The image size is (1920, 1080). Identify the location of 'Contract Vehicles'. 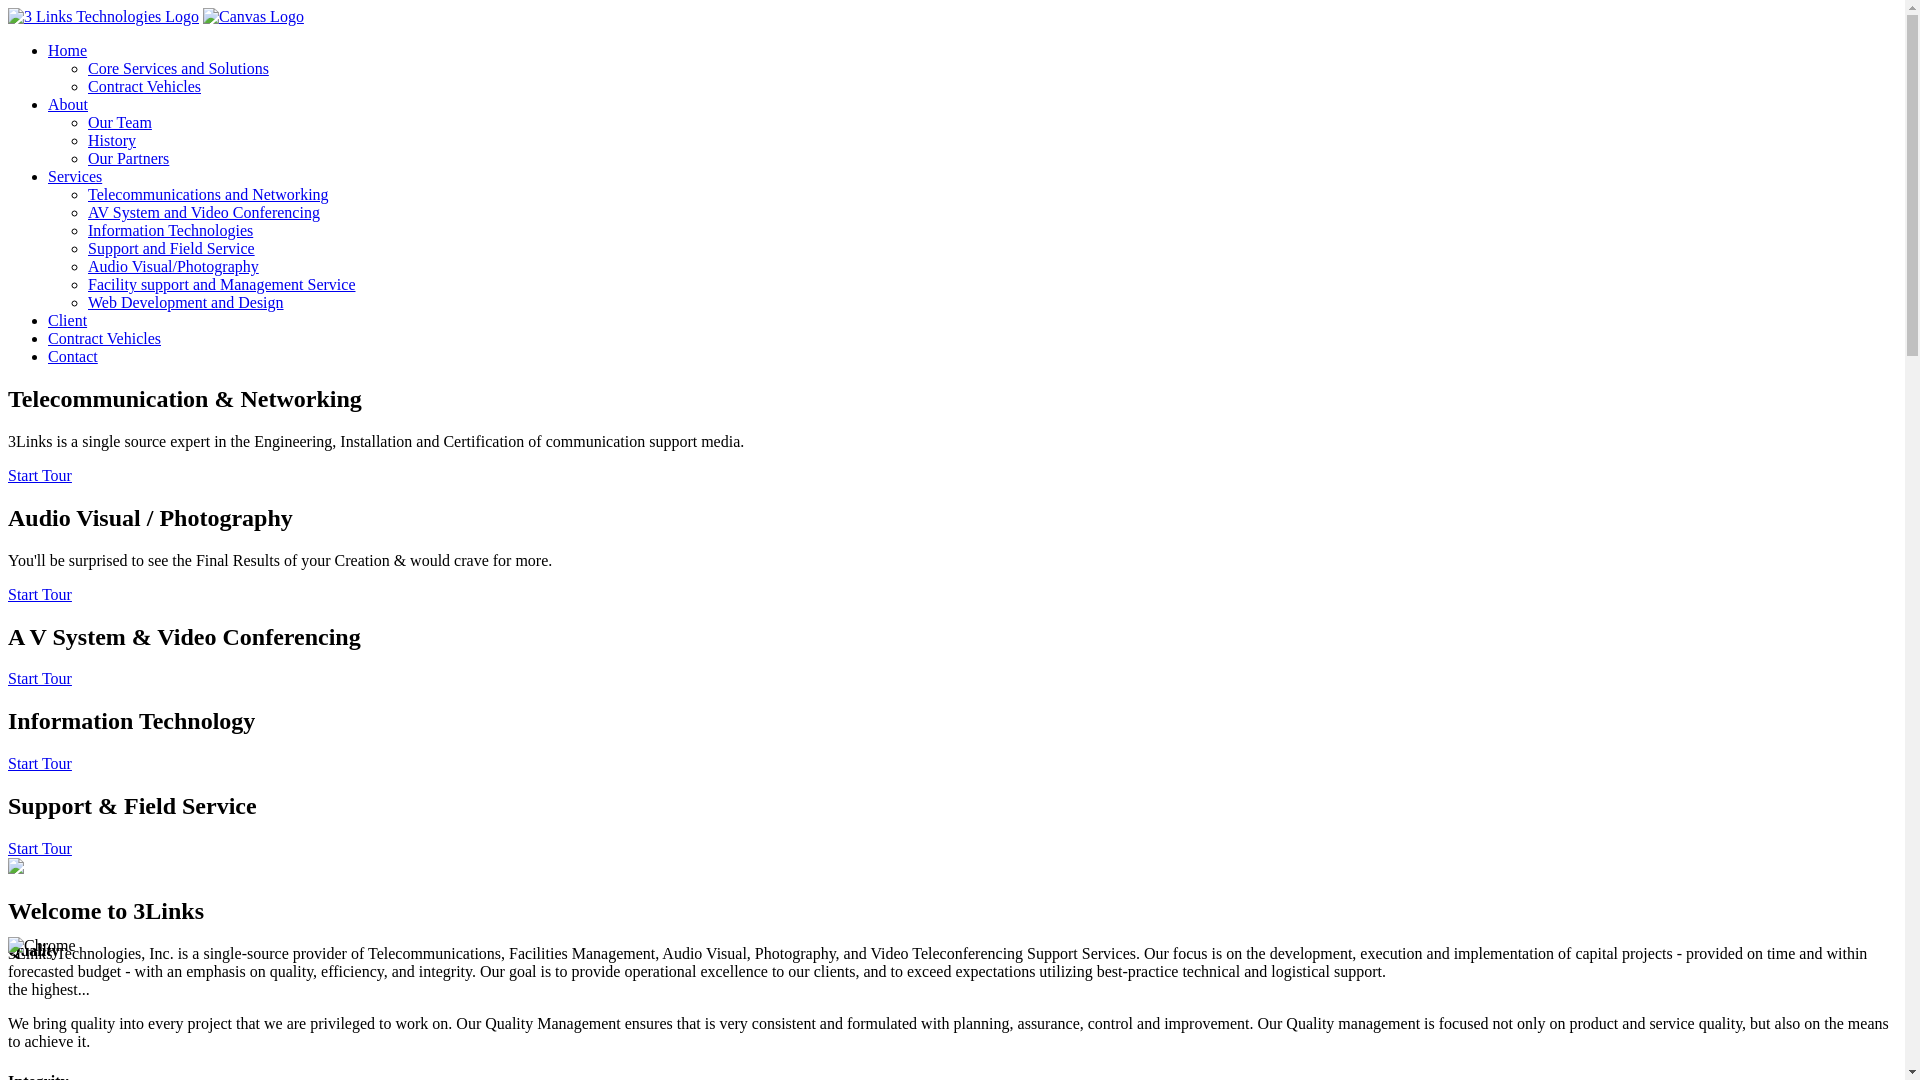
(48, 338).